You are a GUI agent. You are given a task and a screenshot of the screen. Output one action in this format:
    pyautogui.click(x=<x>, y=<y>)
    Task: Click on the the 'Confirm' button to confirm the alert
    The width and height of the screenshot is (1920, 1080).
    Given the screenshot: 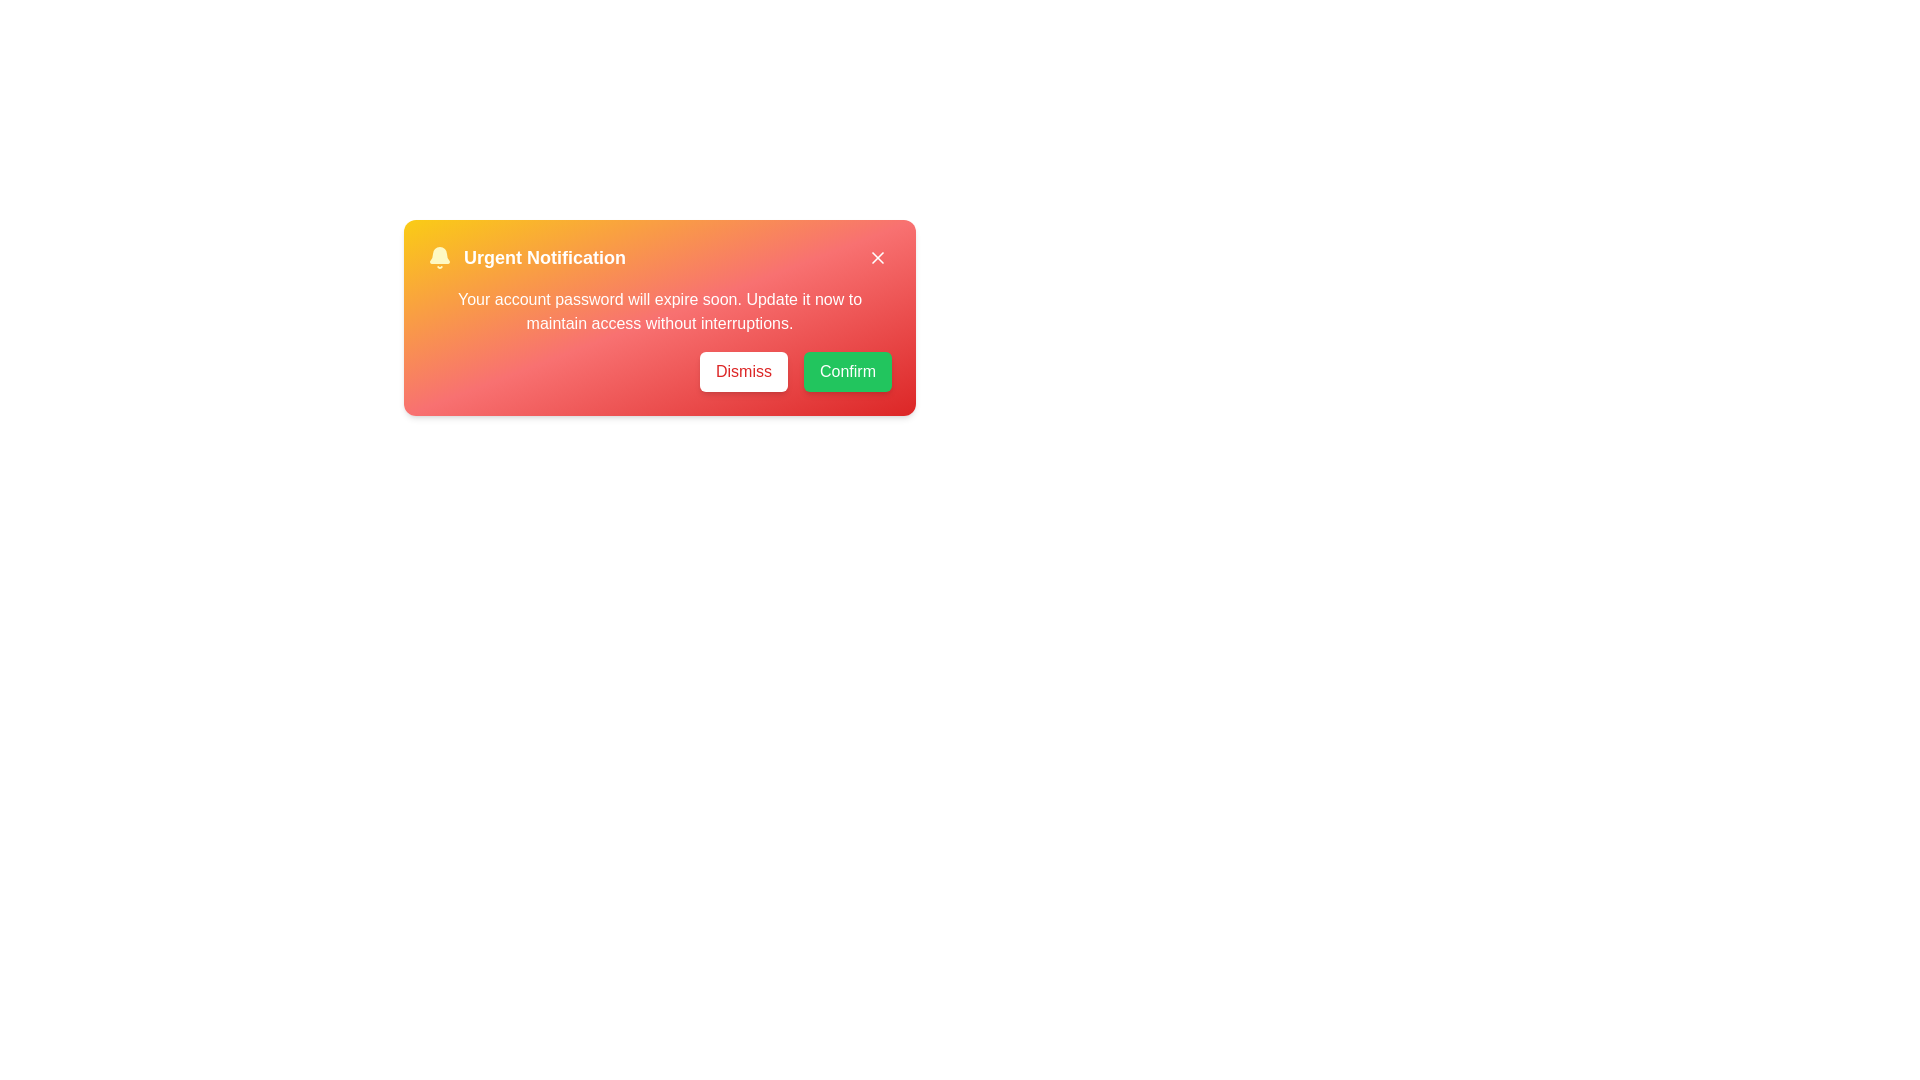 What is the action you would take?
    pyautogui.click(x=848, y=371)
    